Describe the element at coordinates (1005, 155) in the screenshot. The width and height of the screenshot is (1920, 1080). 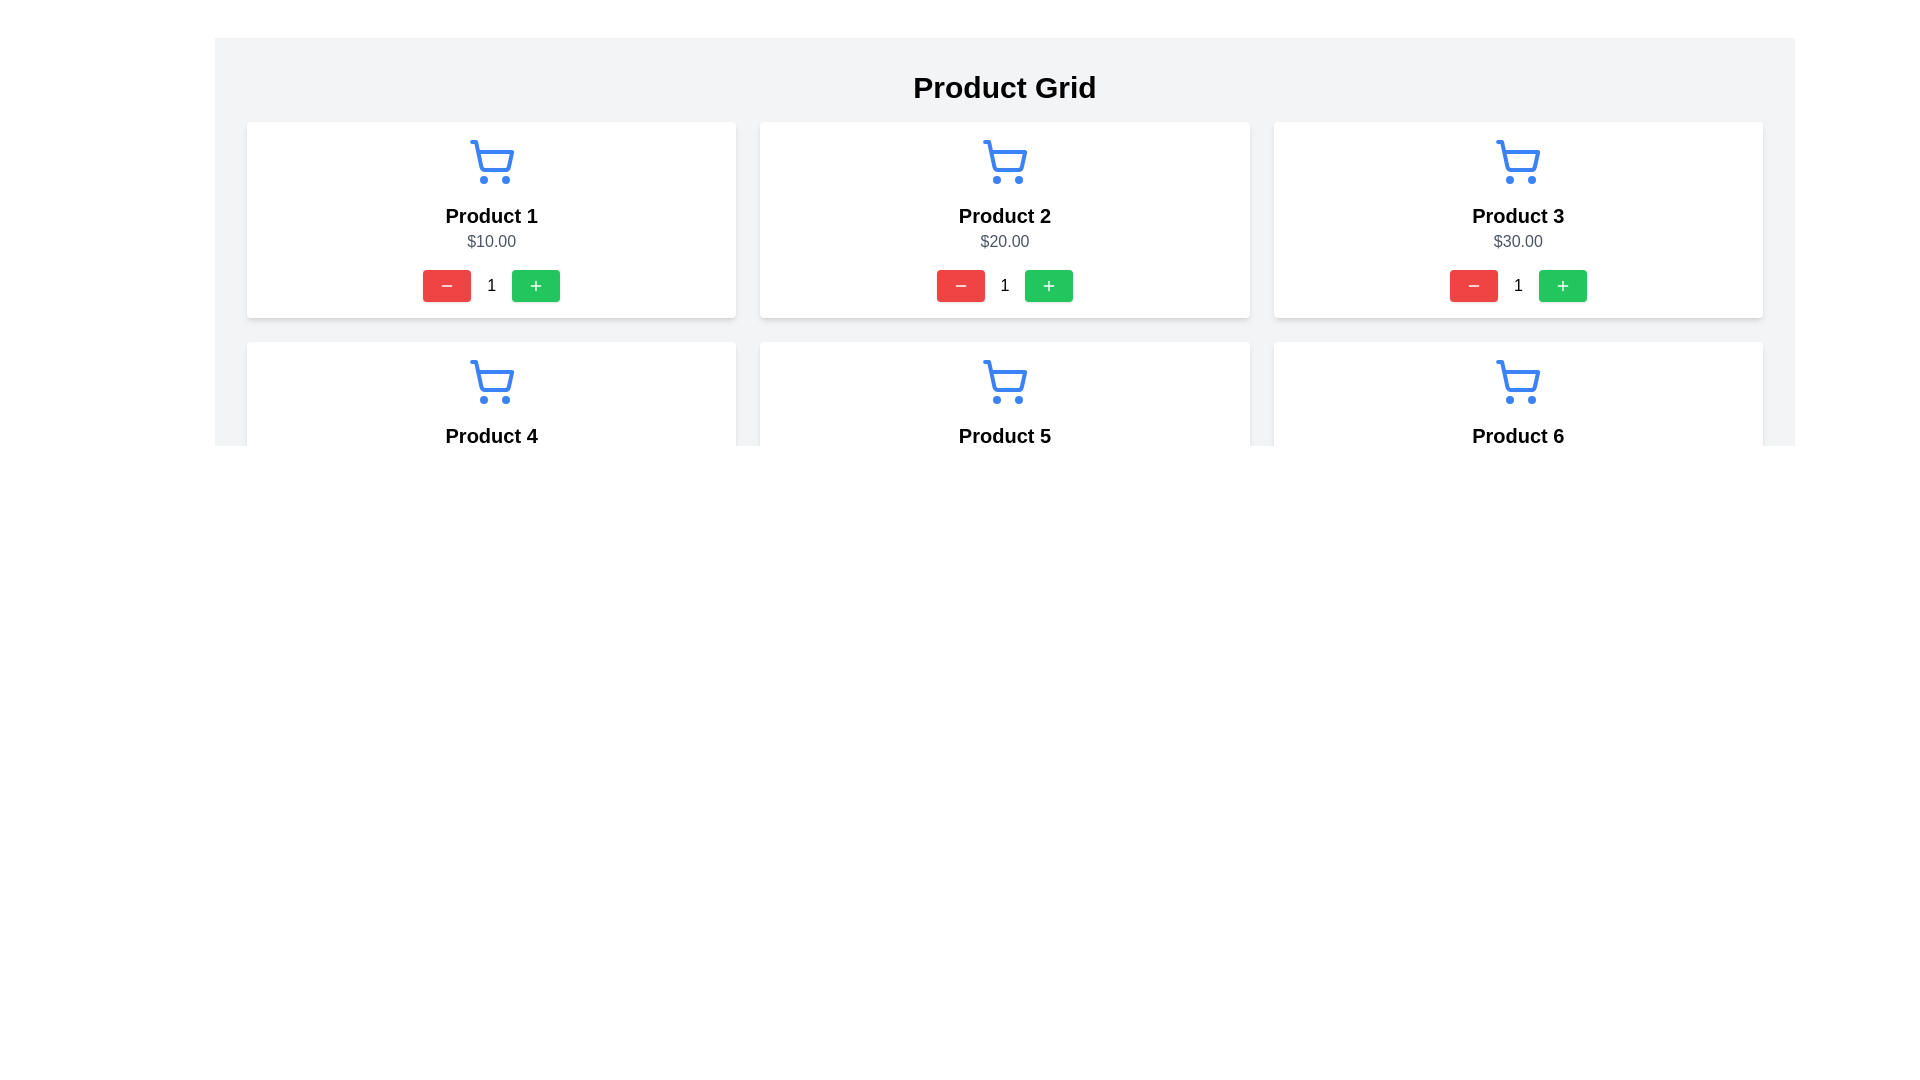
I see `the shopping cart icon associated with 'Product 2' located in the top-center panel of the grid` at that location.